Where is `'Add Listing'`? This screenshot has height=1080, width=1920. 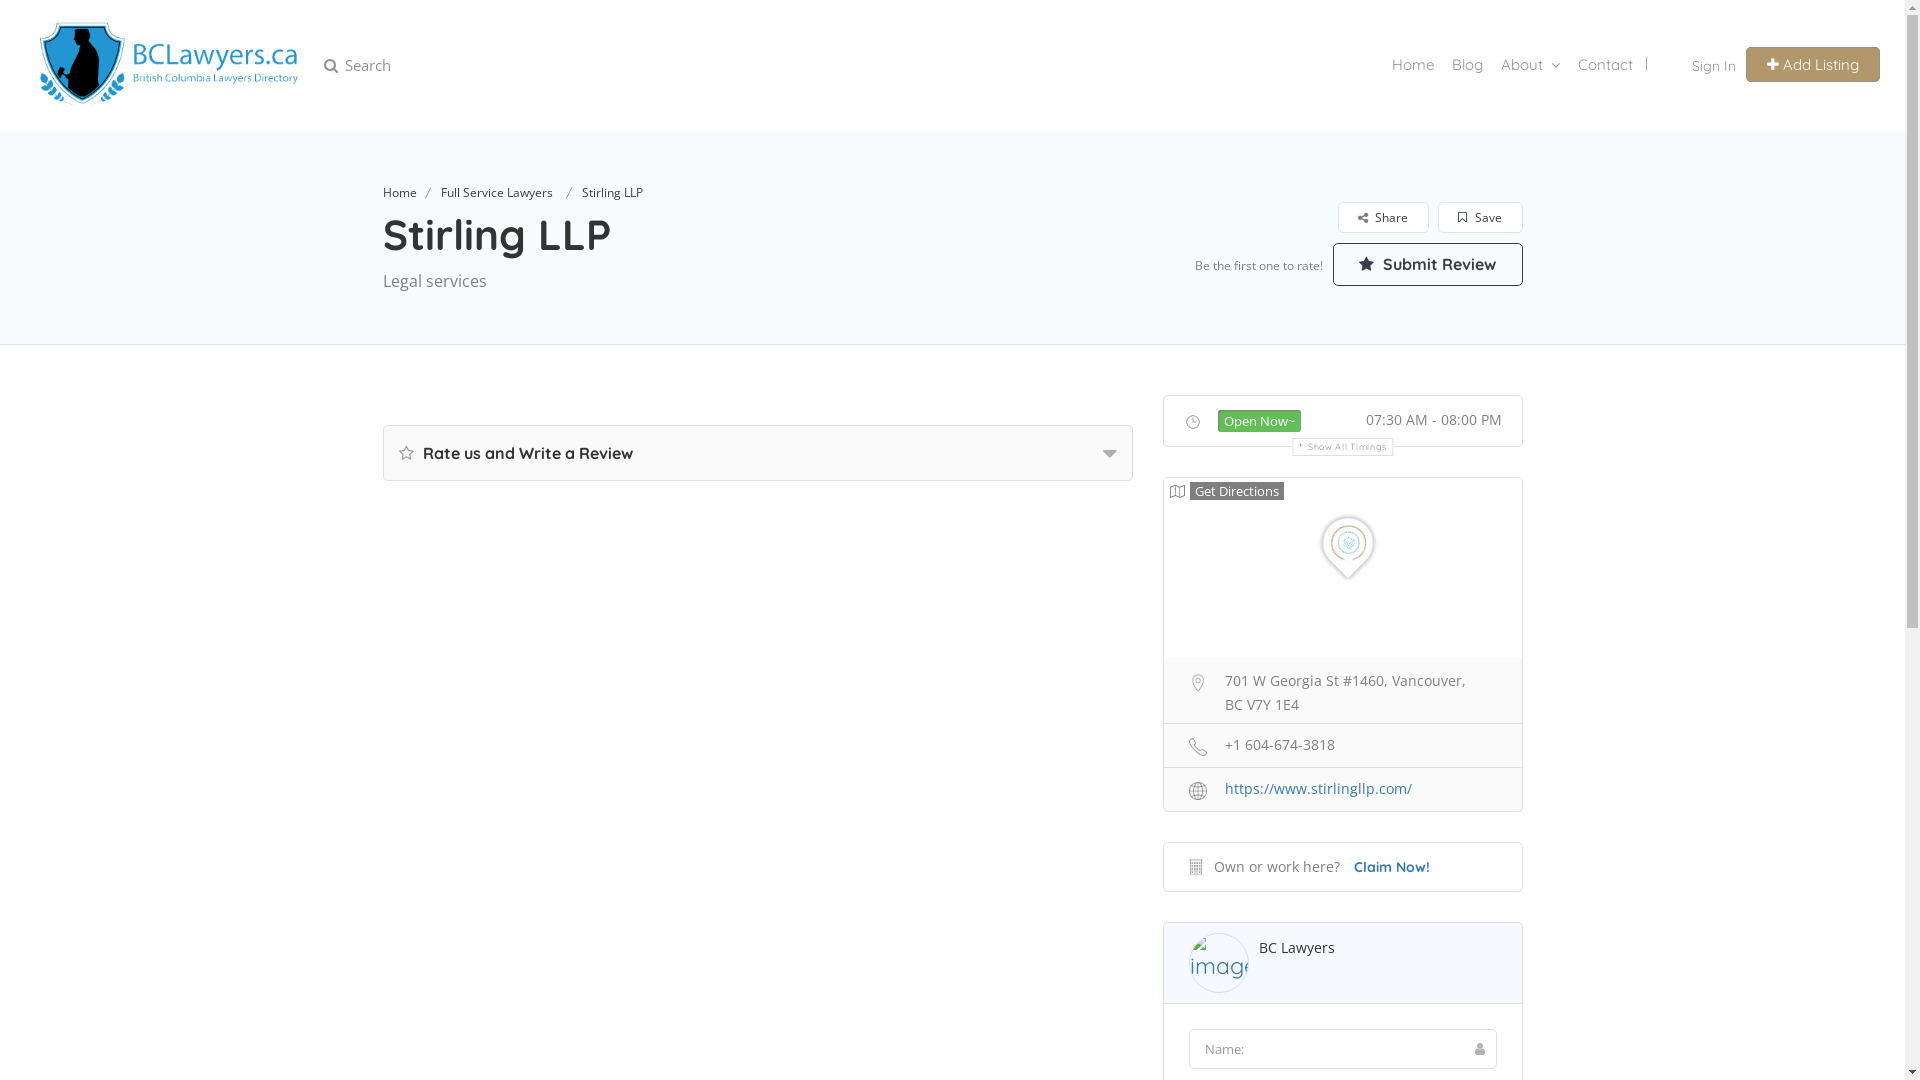 'Add Listing' is located at coordinates (1813, 62).